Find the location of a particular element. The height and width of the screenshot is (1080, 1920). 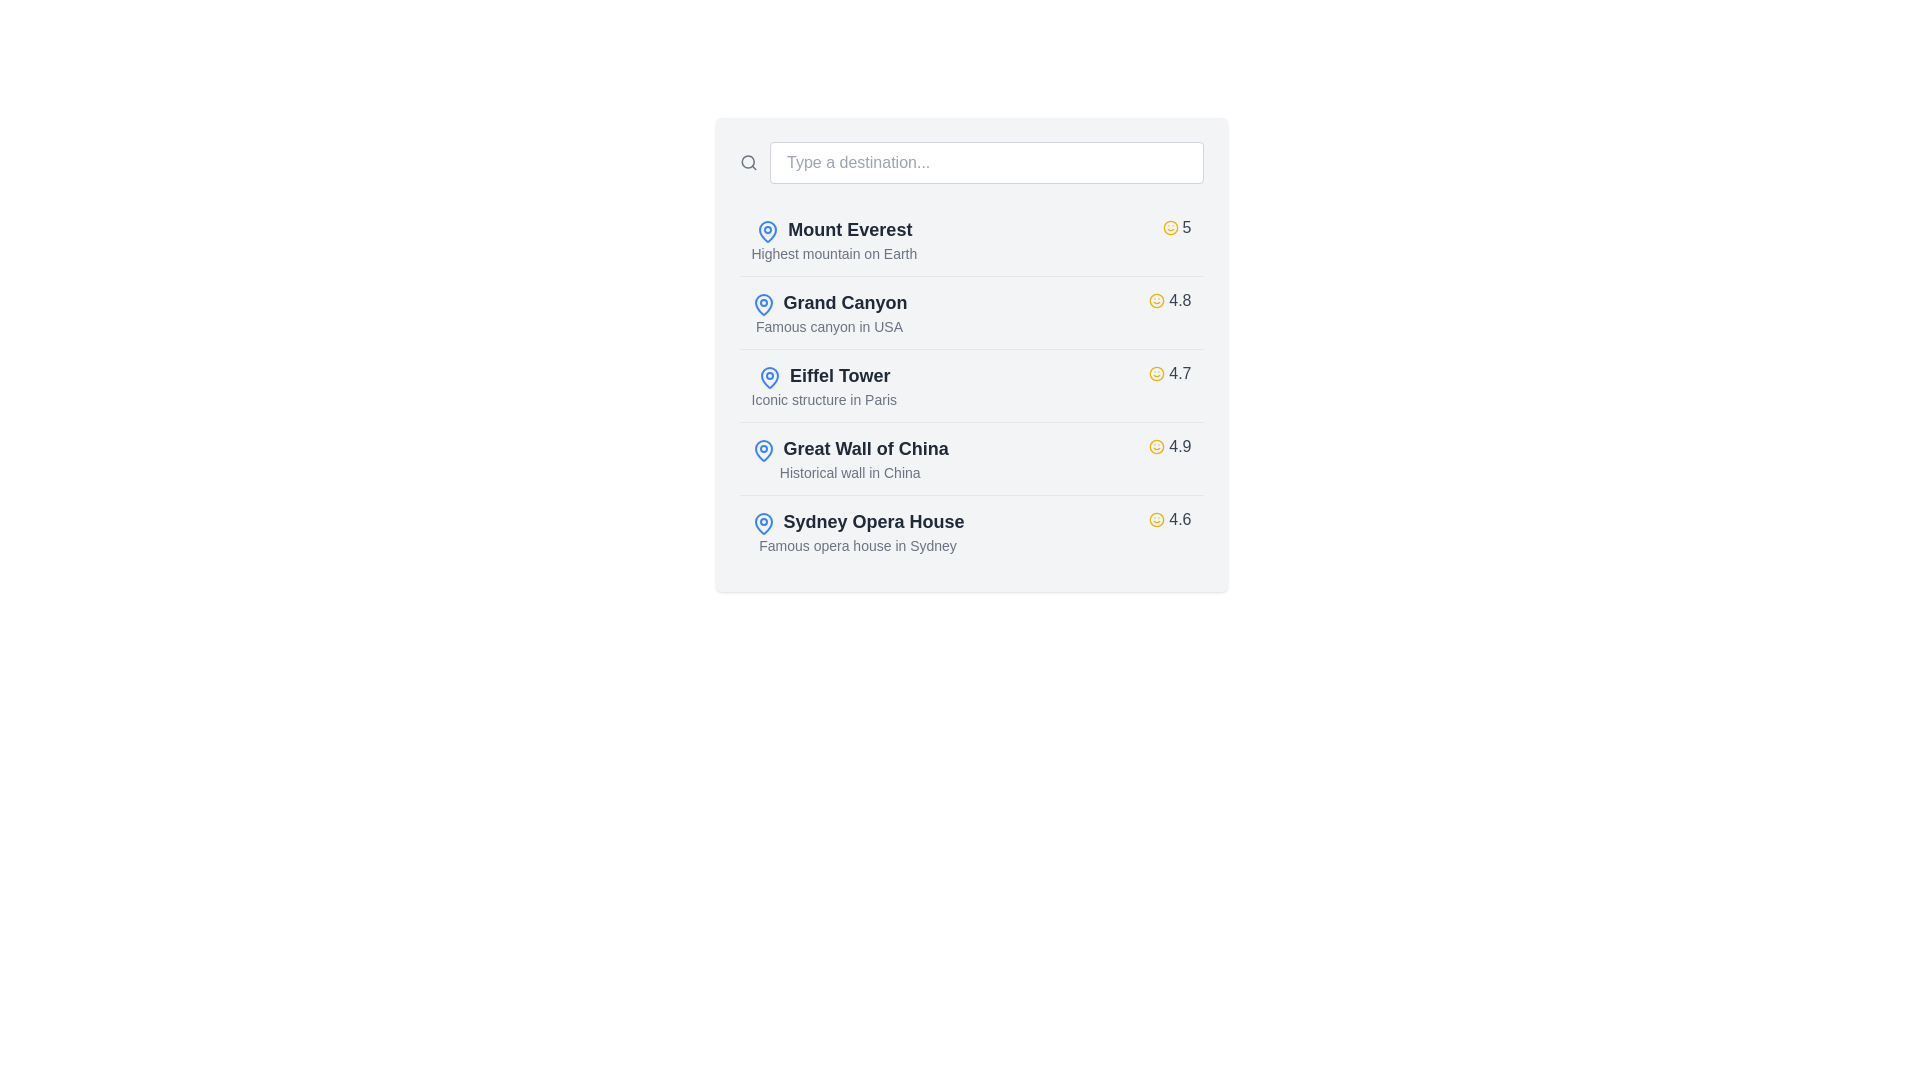

displayed numeric value '5' from the text label element, which is styled in gray and positioned to the right of a yellow smiling face icon within a horizontal layout is located at coordinates (1187, 226).